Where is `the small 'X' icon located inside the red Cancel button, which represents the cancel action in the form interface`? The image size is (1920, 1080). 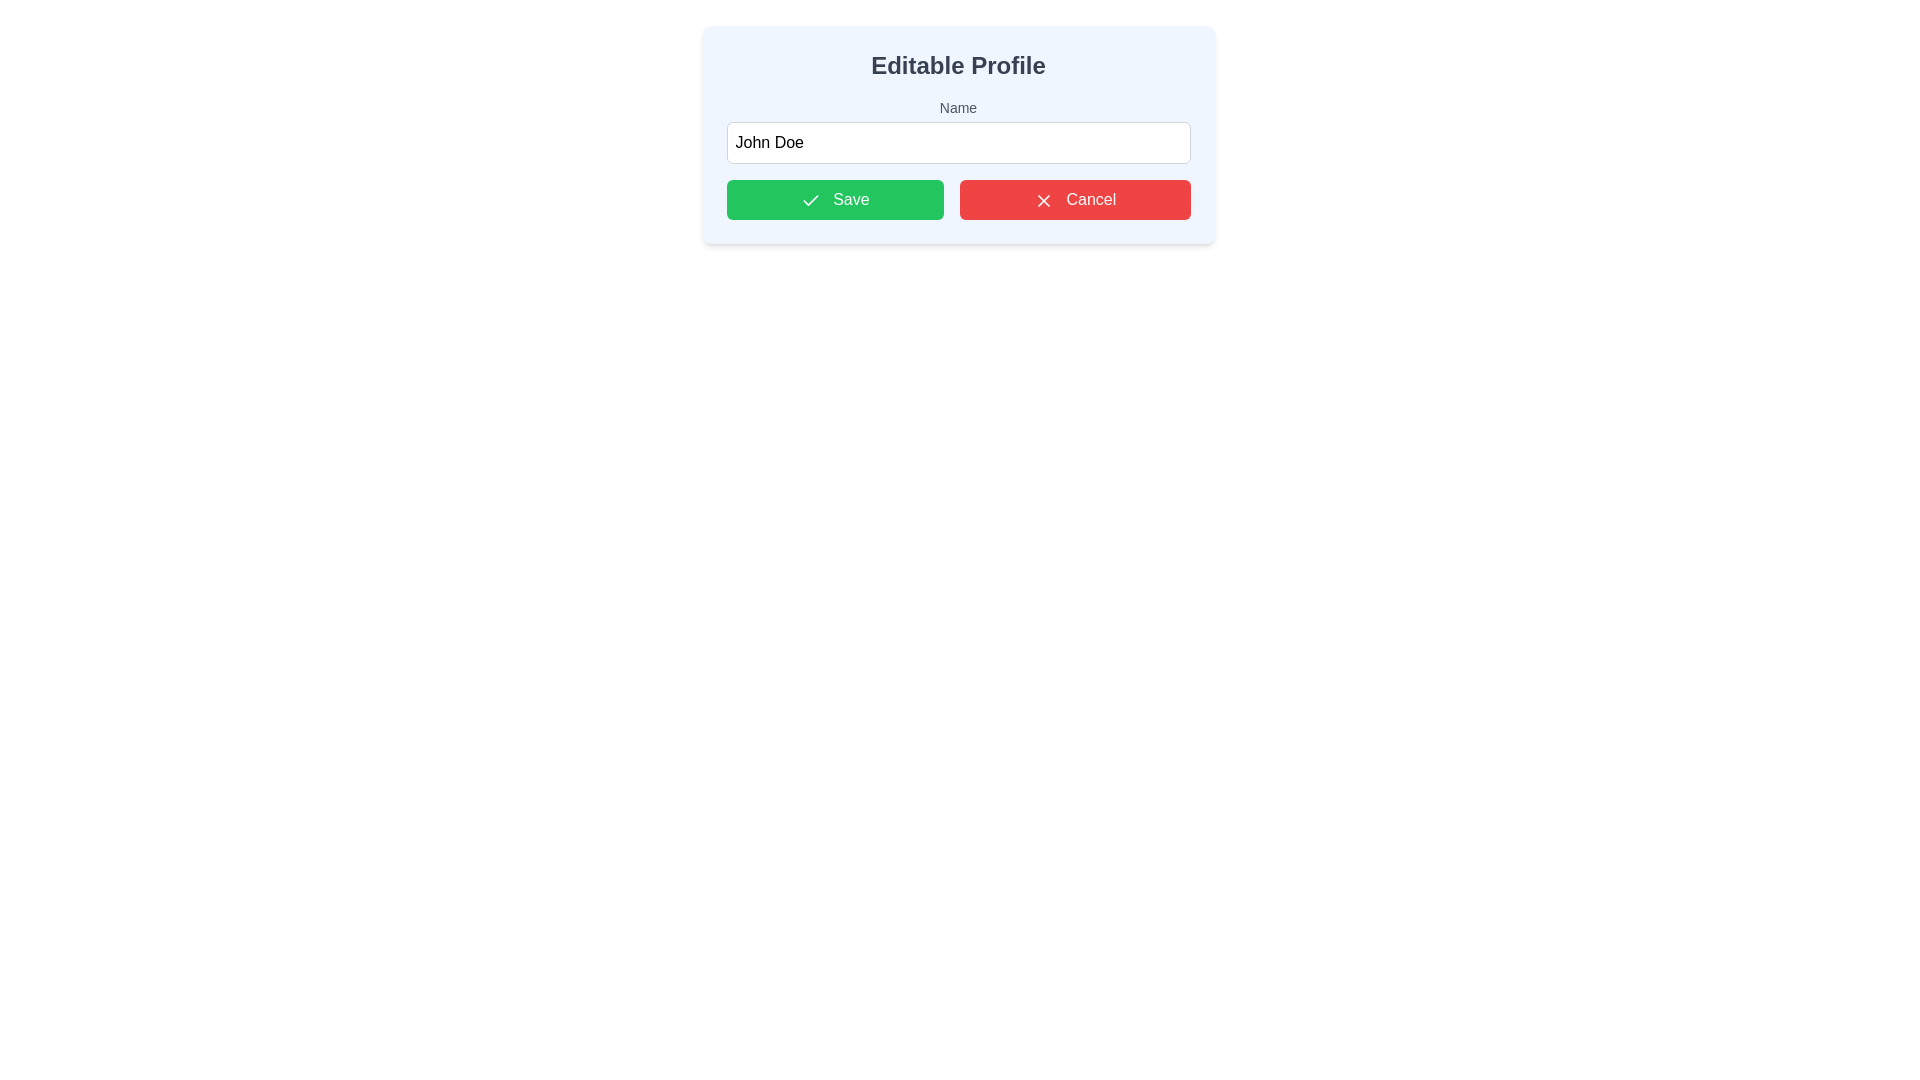
the small 'X' icon located inside the red Cancel button, which represents the cancel action in the form interface is located at coordinates (1043, 200).